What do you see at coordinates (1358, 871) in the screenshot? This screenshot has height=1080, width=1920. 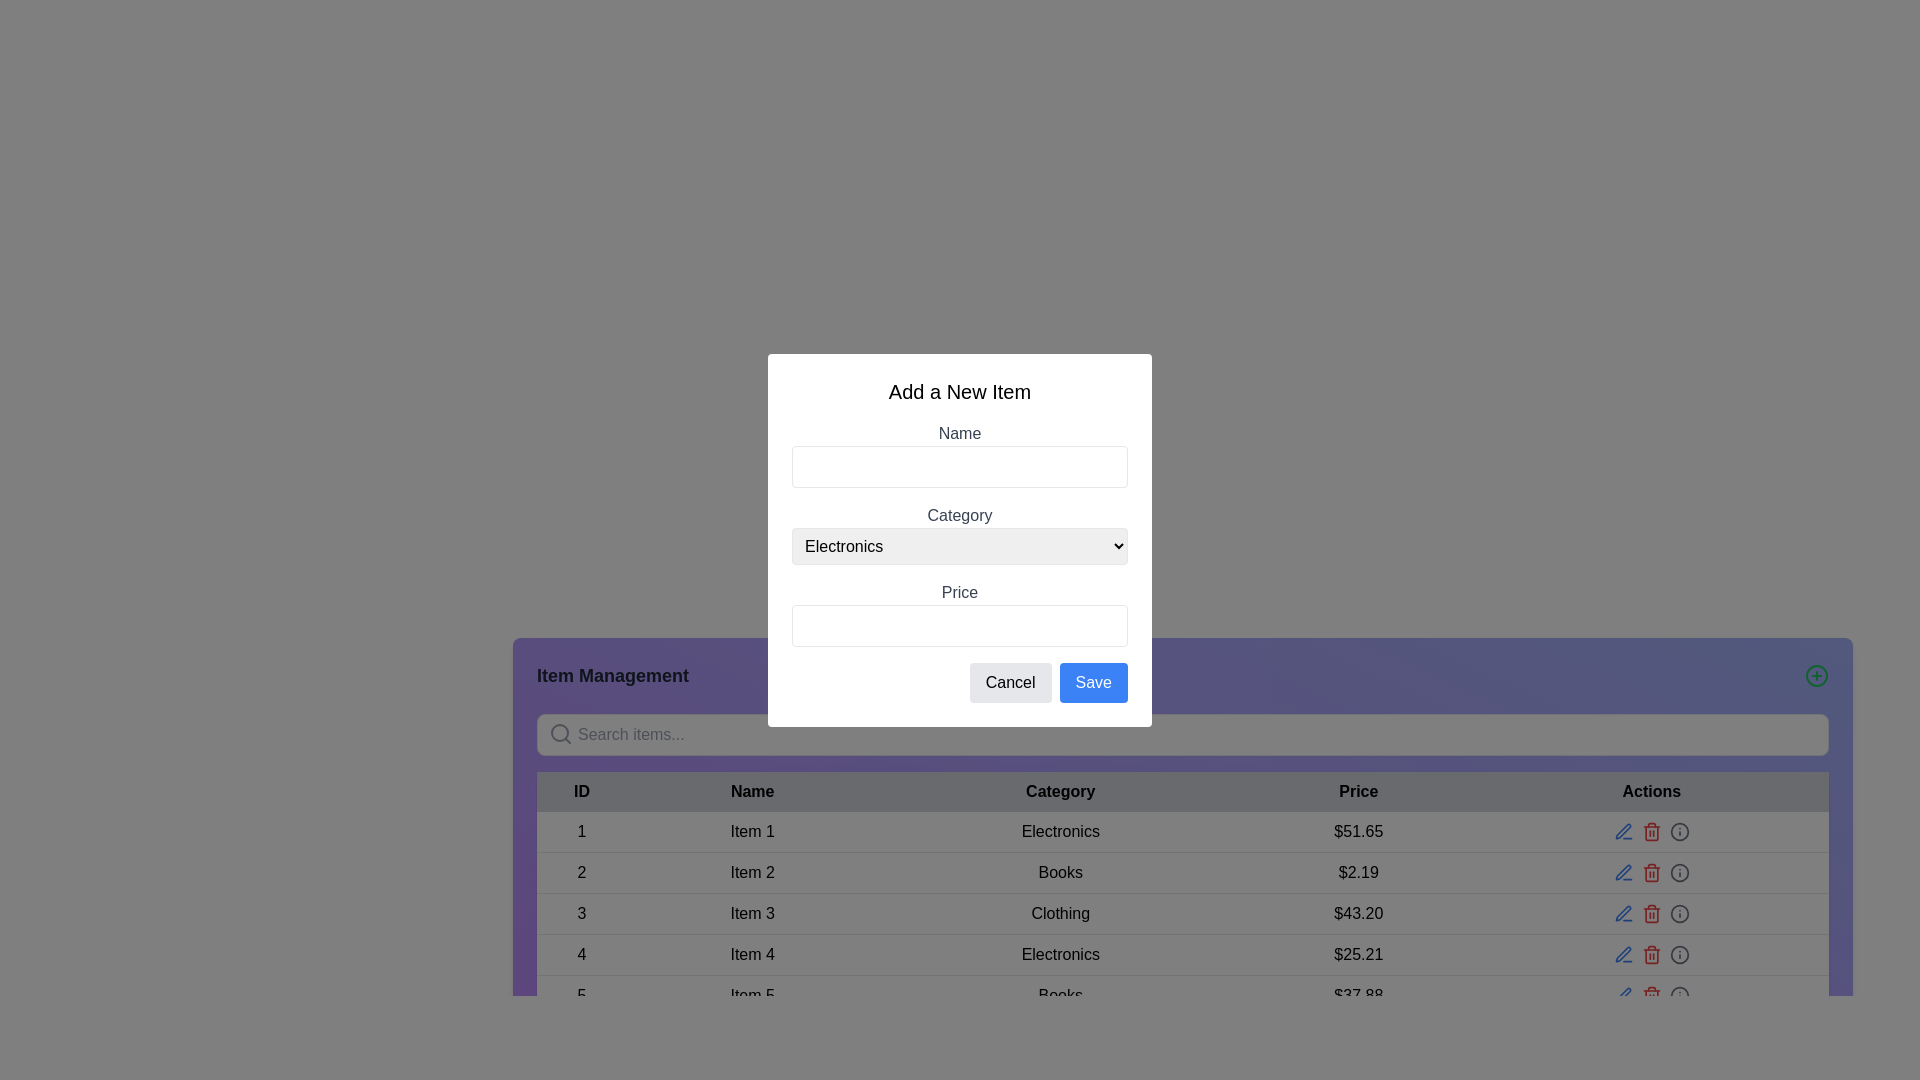 I see `the price text label for 'Item 2' in the table, located under the 'Price' column, which displays the item's price` at bounding box center [1358, 871].